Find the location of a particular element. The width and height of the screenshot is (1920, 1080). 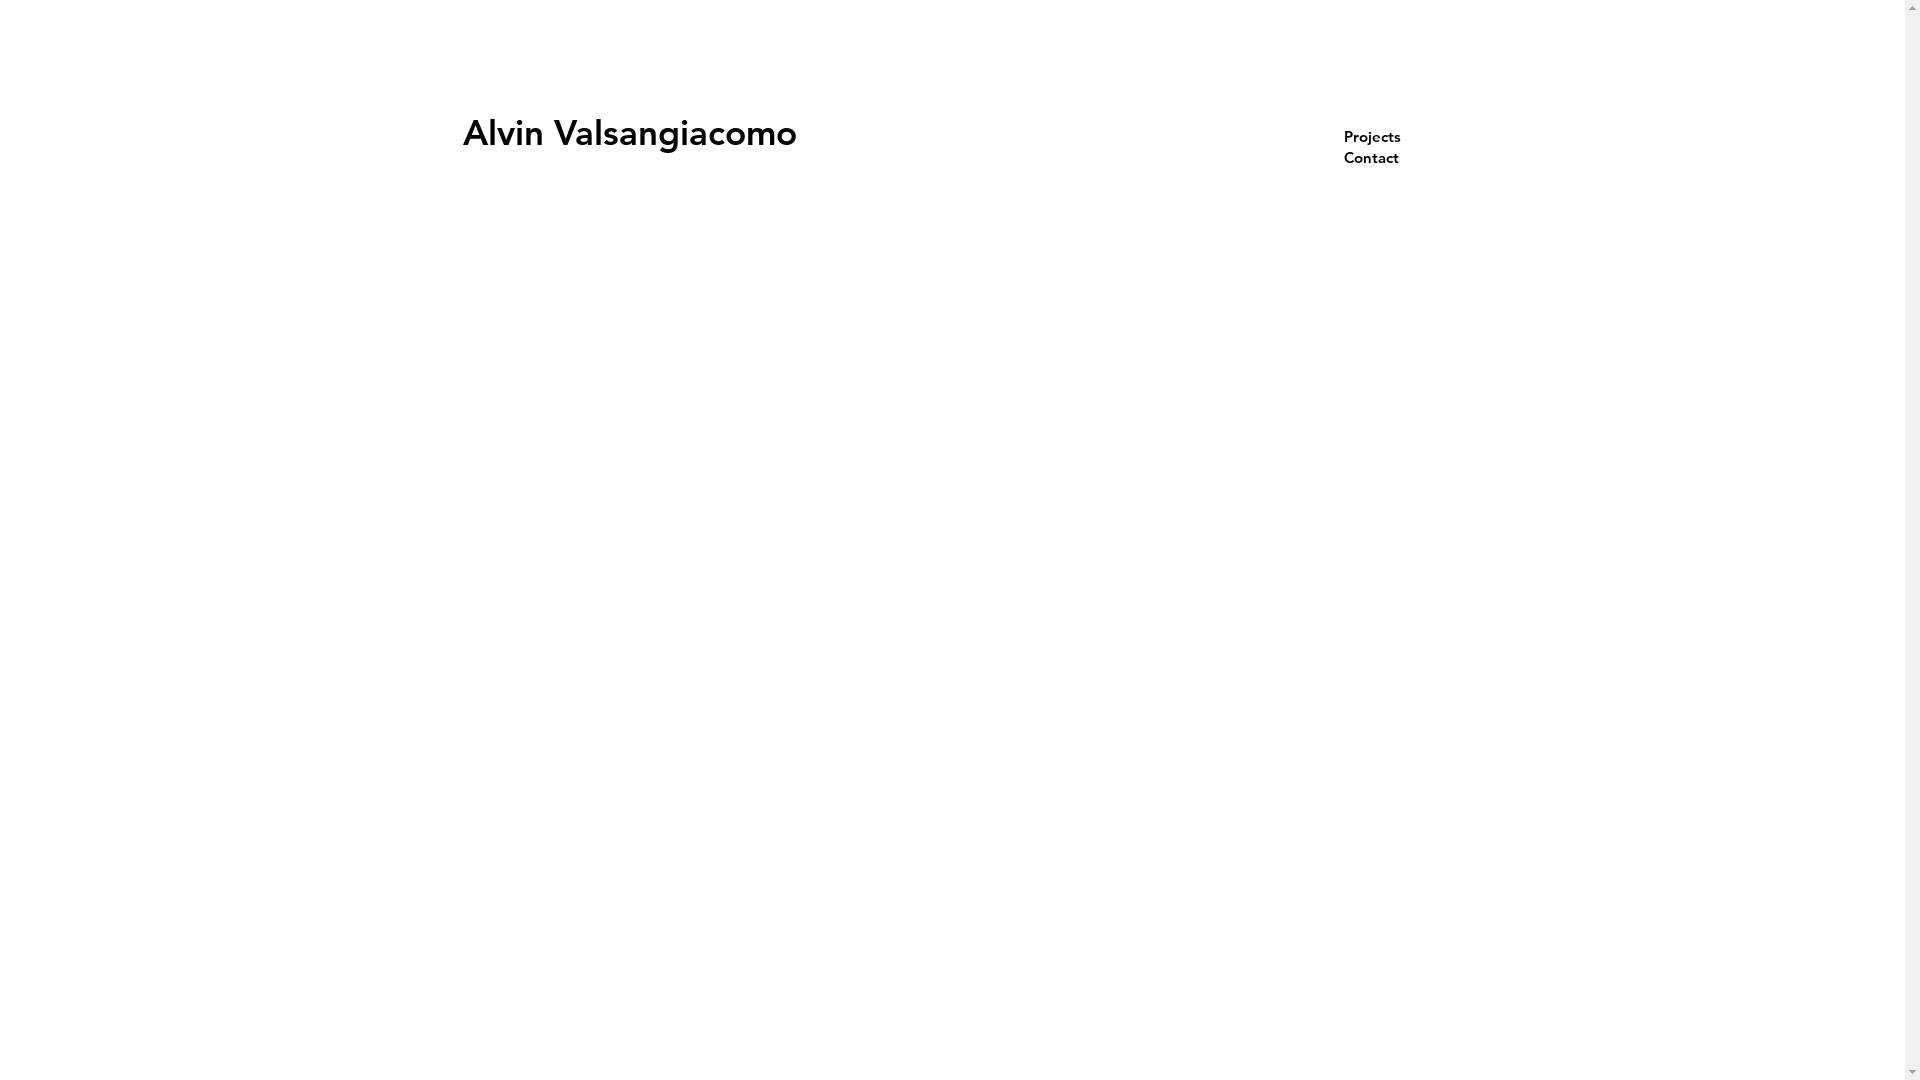

'Projects' is located at coordinates (1392, 135).